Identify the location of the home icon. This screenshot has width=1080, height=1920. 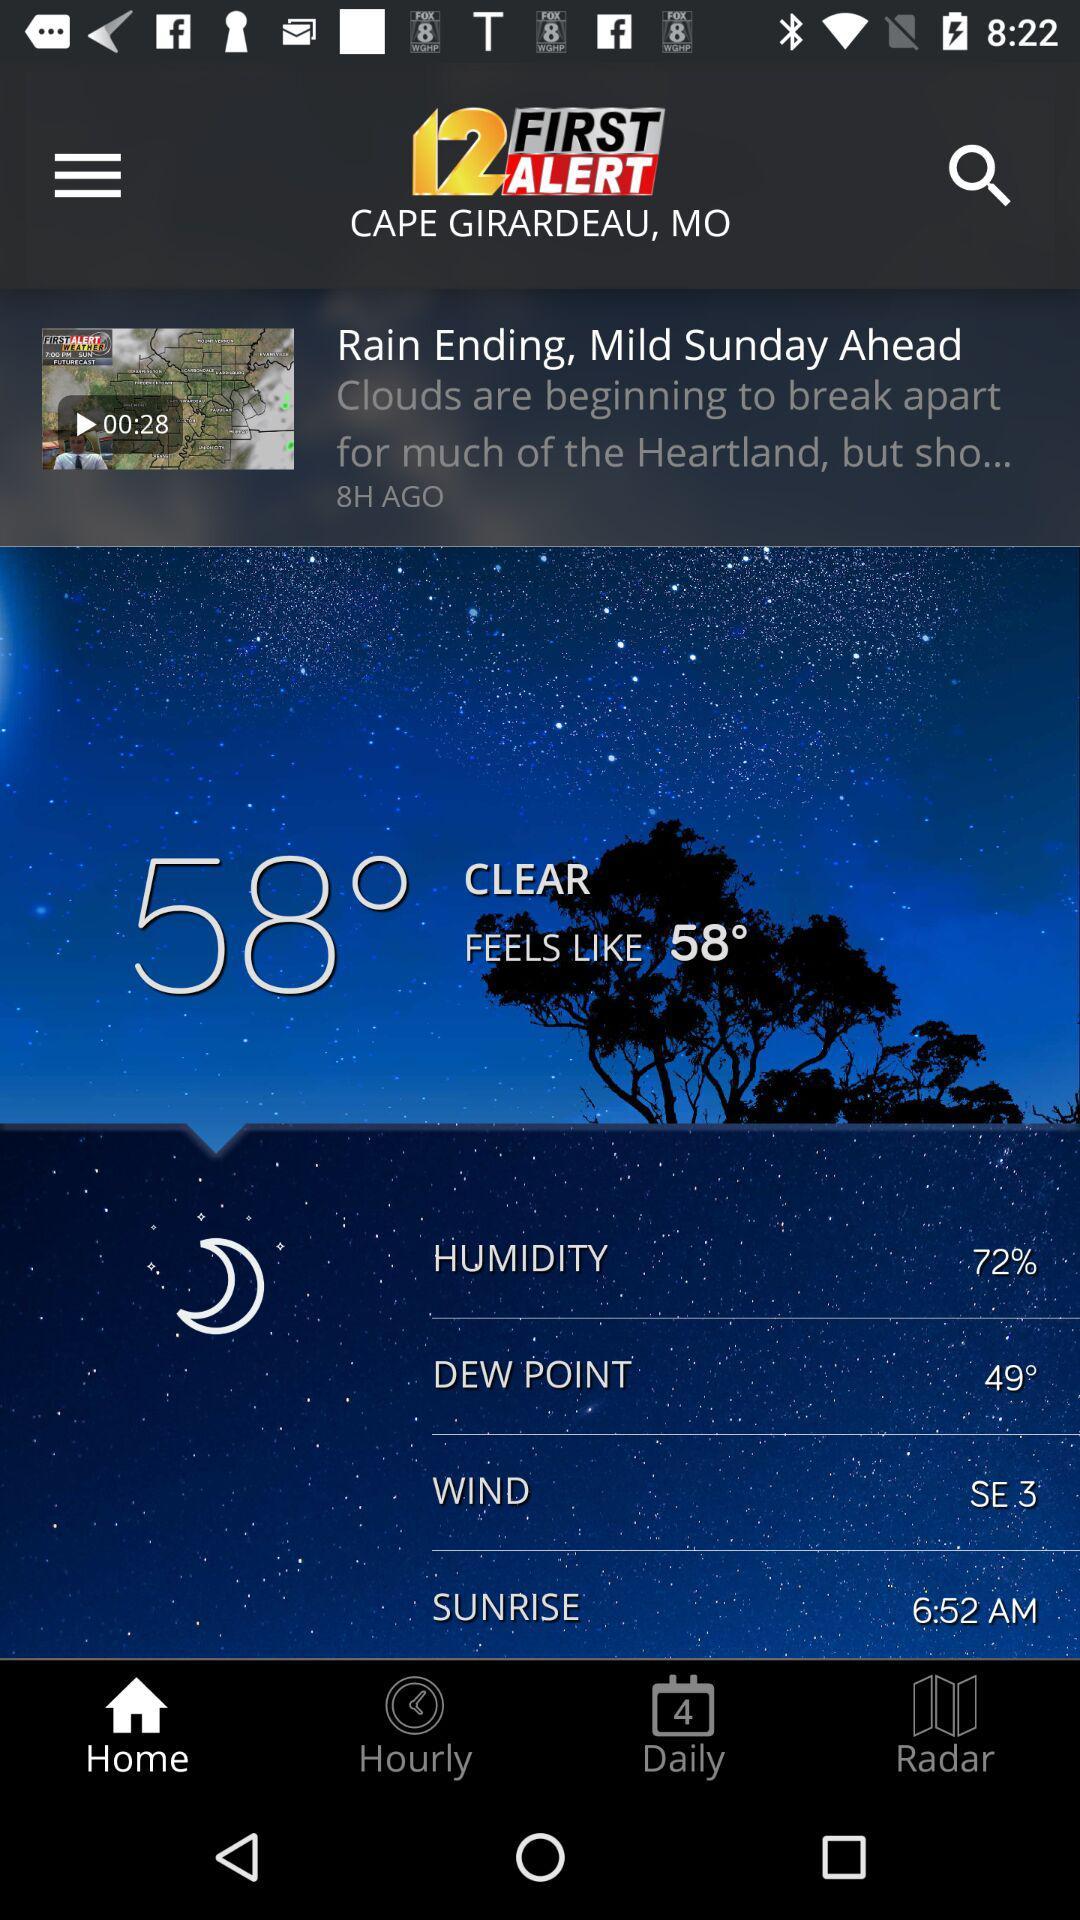
(135, 1726).